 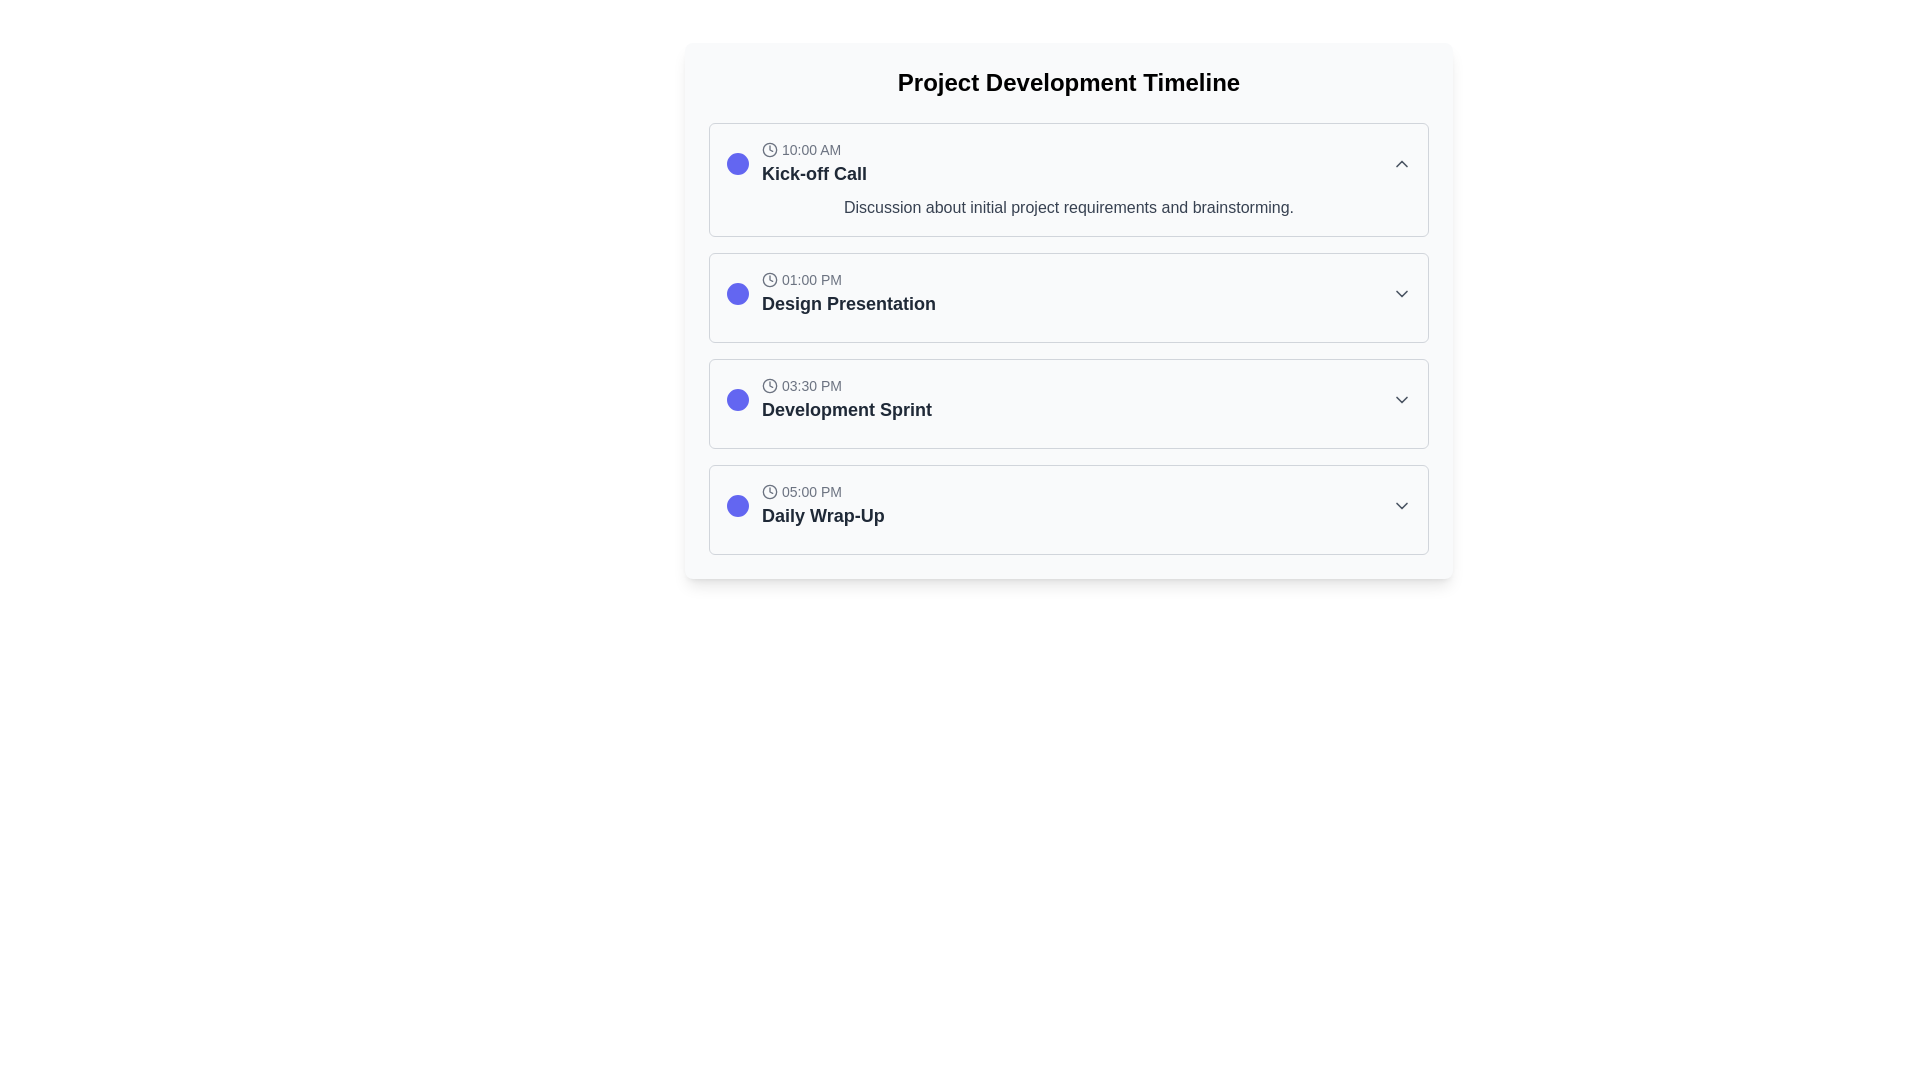 I want to click on the bold, large text label that reads 'Daily Wrap-Up', which is styled in dark gray and positioned below the smaller text '05:00 PM', so click(x=823, y=515).